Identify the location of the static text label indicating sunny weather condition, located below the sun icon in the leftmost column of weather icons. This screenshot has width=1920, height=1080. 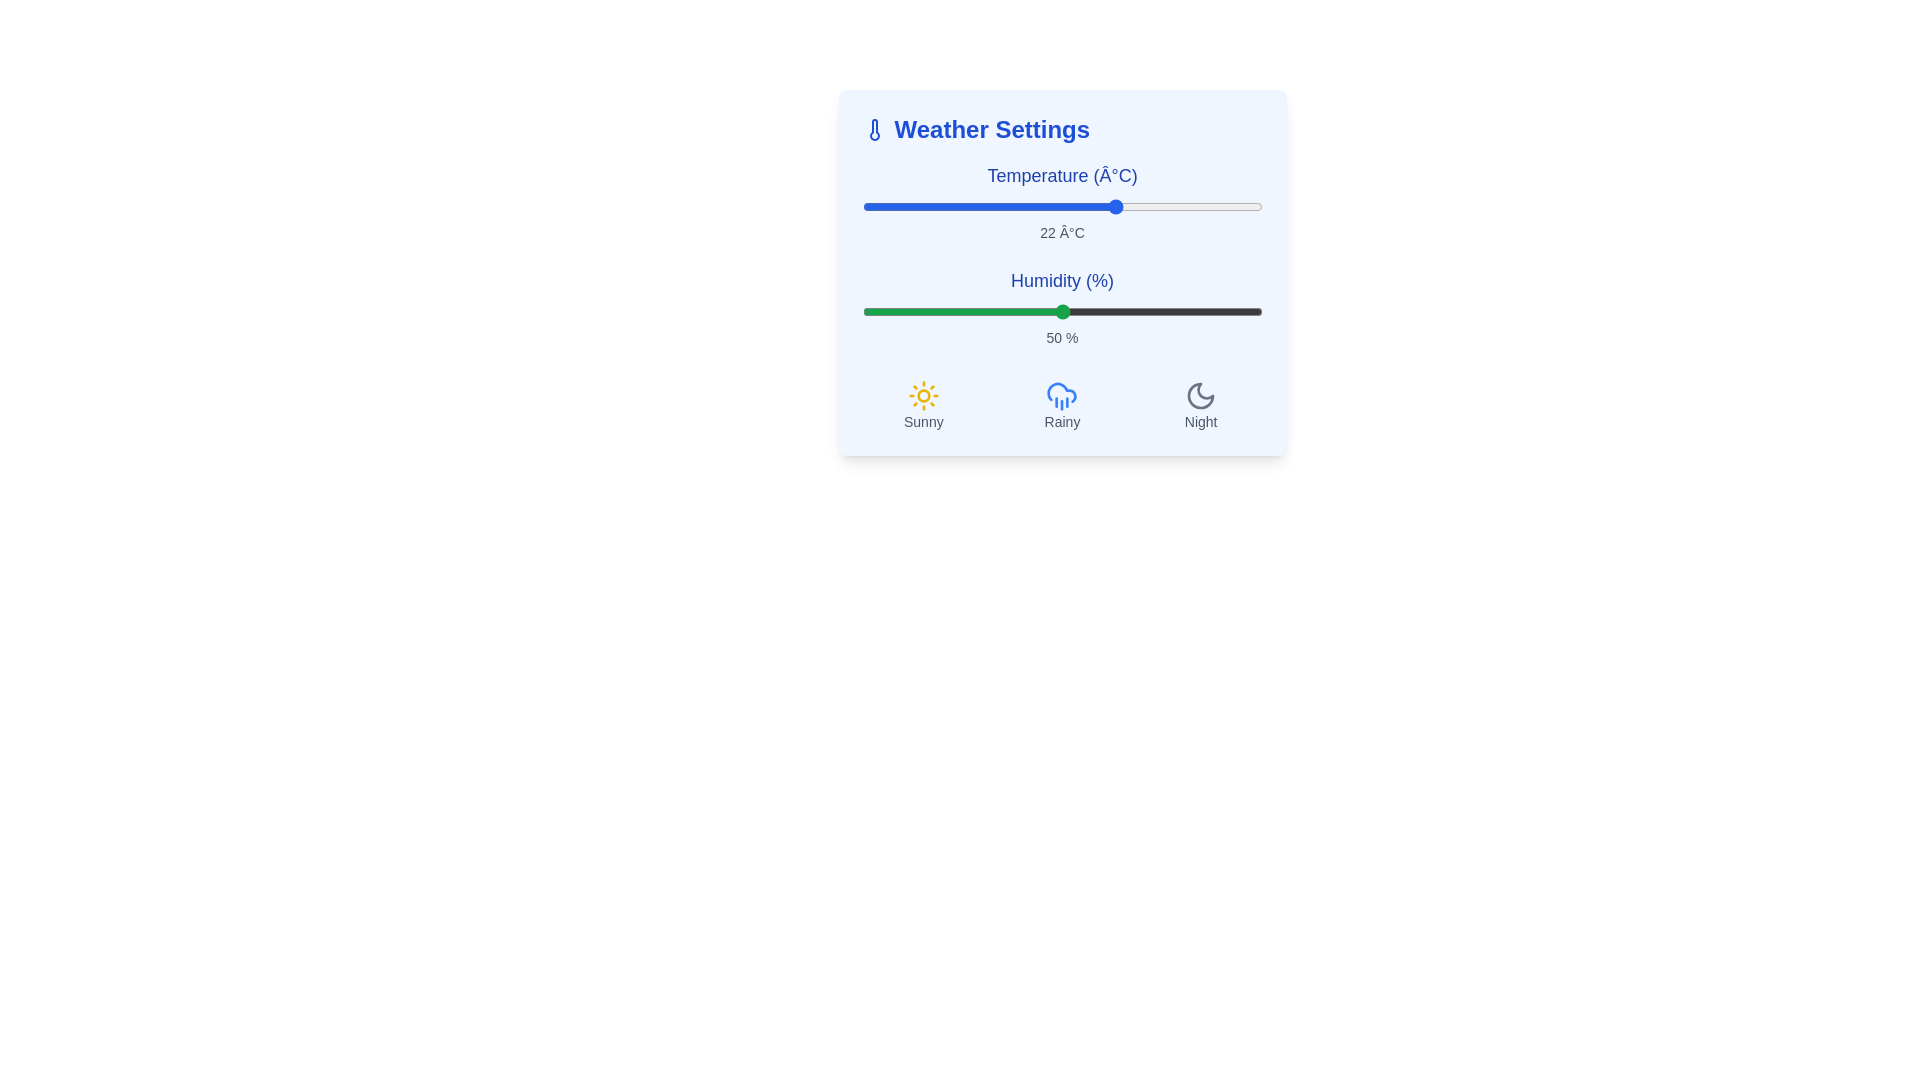
(922, 420).